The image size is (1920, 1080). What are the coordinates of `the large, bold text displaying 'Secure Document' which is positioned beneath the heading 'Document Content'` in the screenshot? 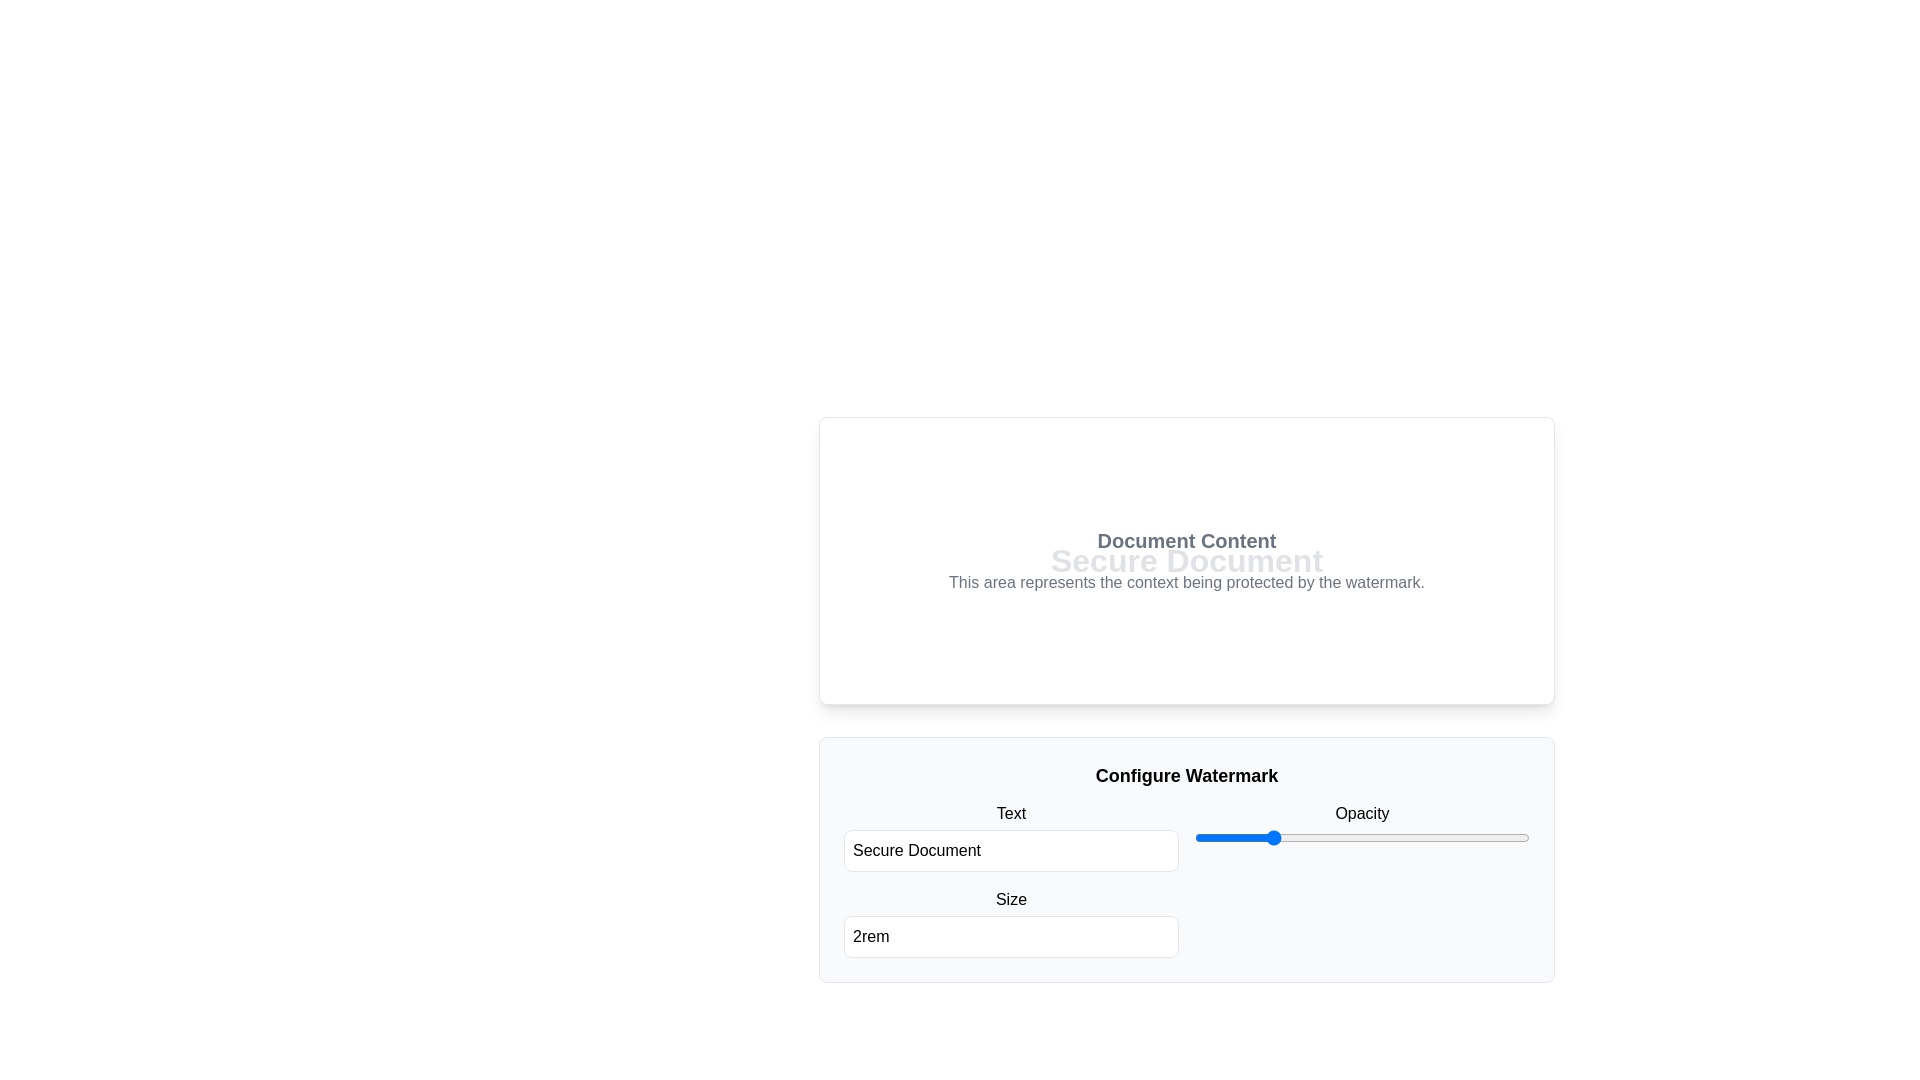 It's located at (1186, 560).